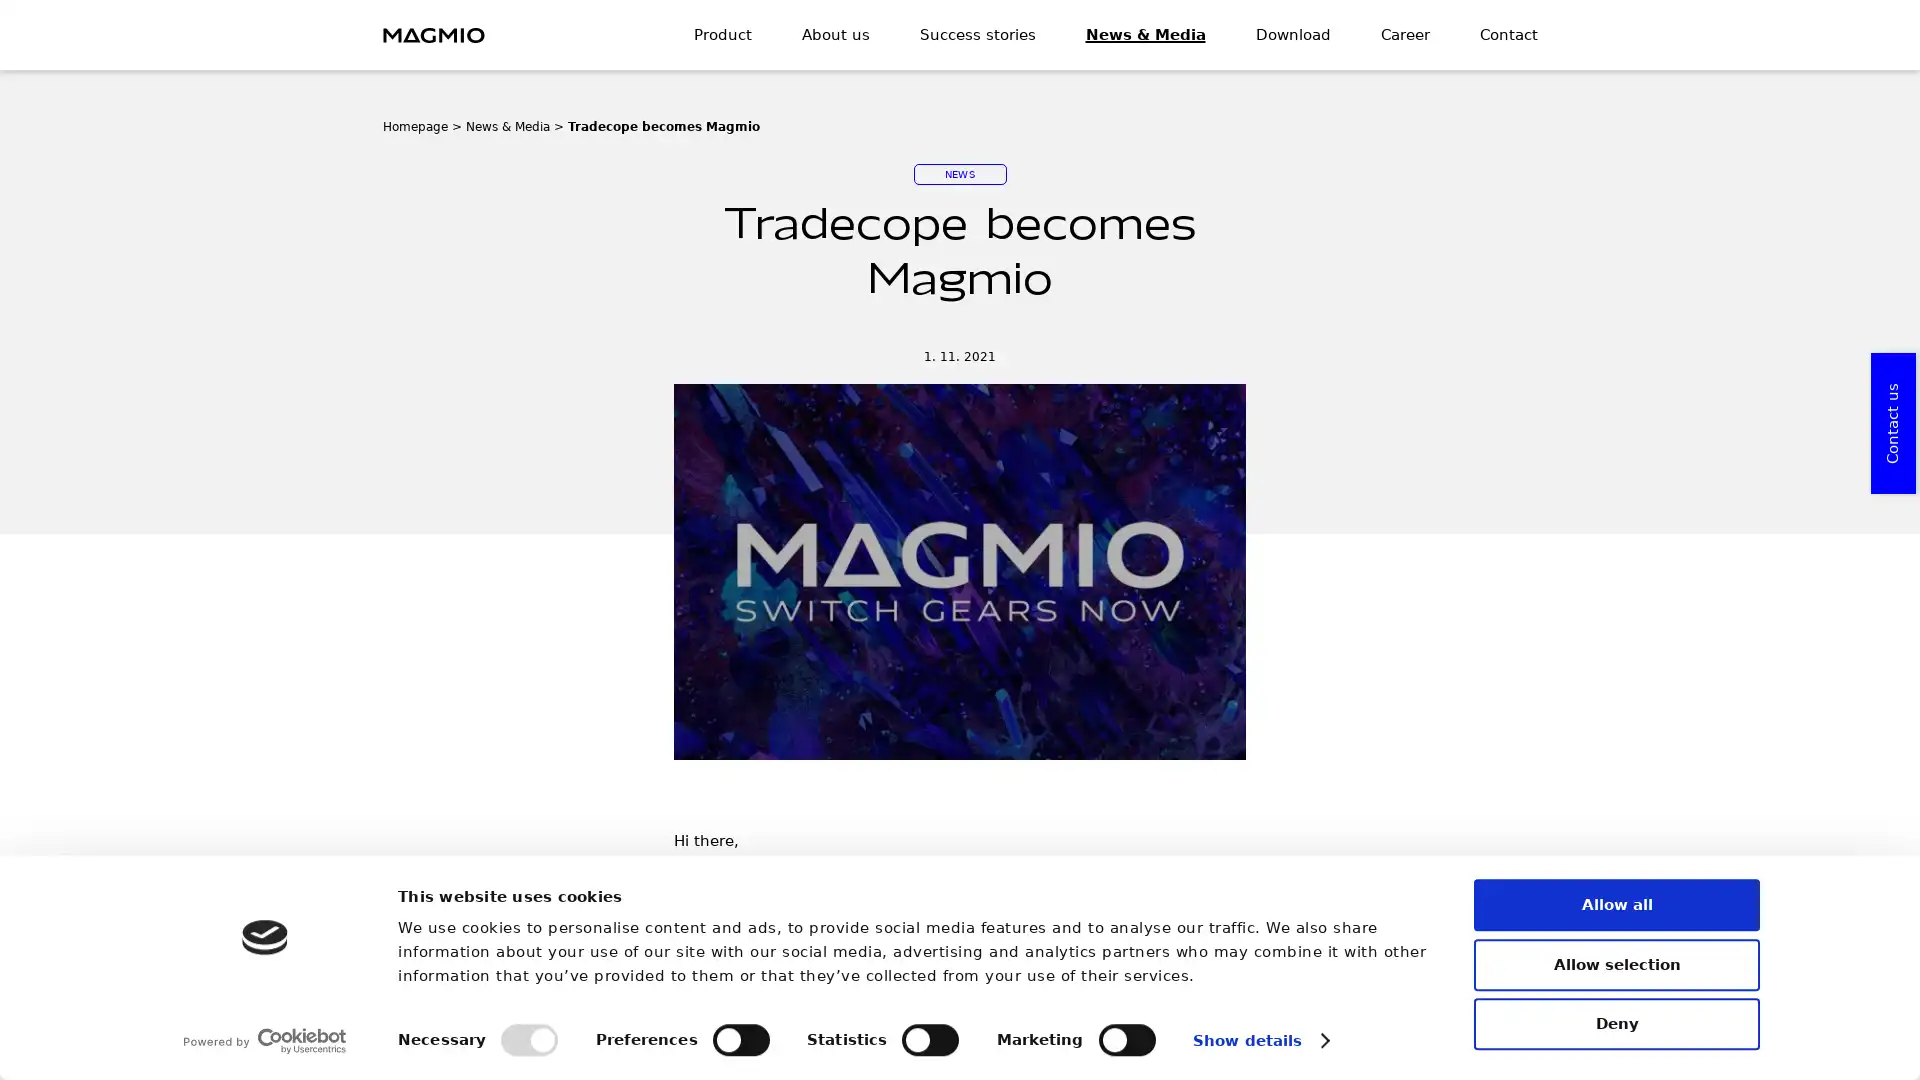 The image size is (1920, 1080). Describe the element at coordinates (1617, 963) in the screenshot. I see `Allow selection` at that location.